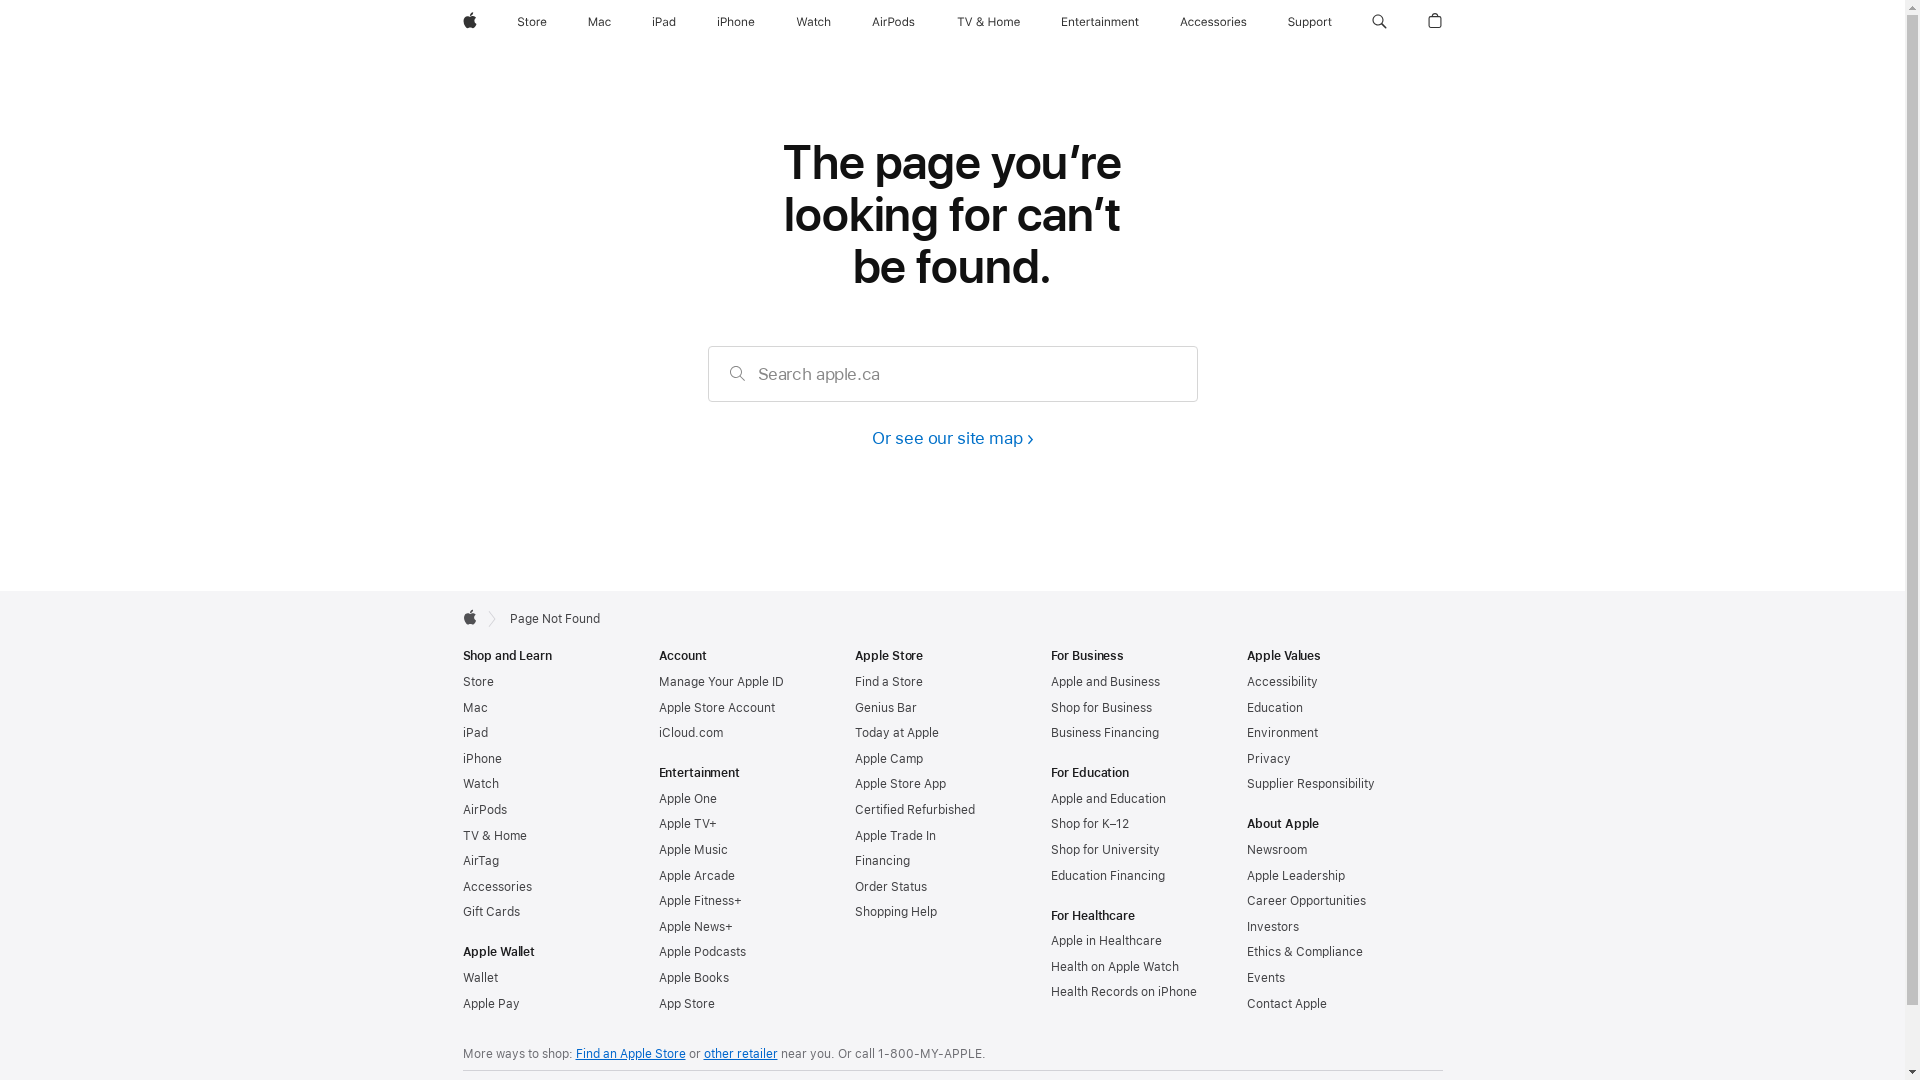 The width and height of the screenshot is (1920, 1080). I want to click on 'Apple Books', so click(657, 977).